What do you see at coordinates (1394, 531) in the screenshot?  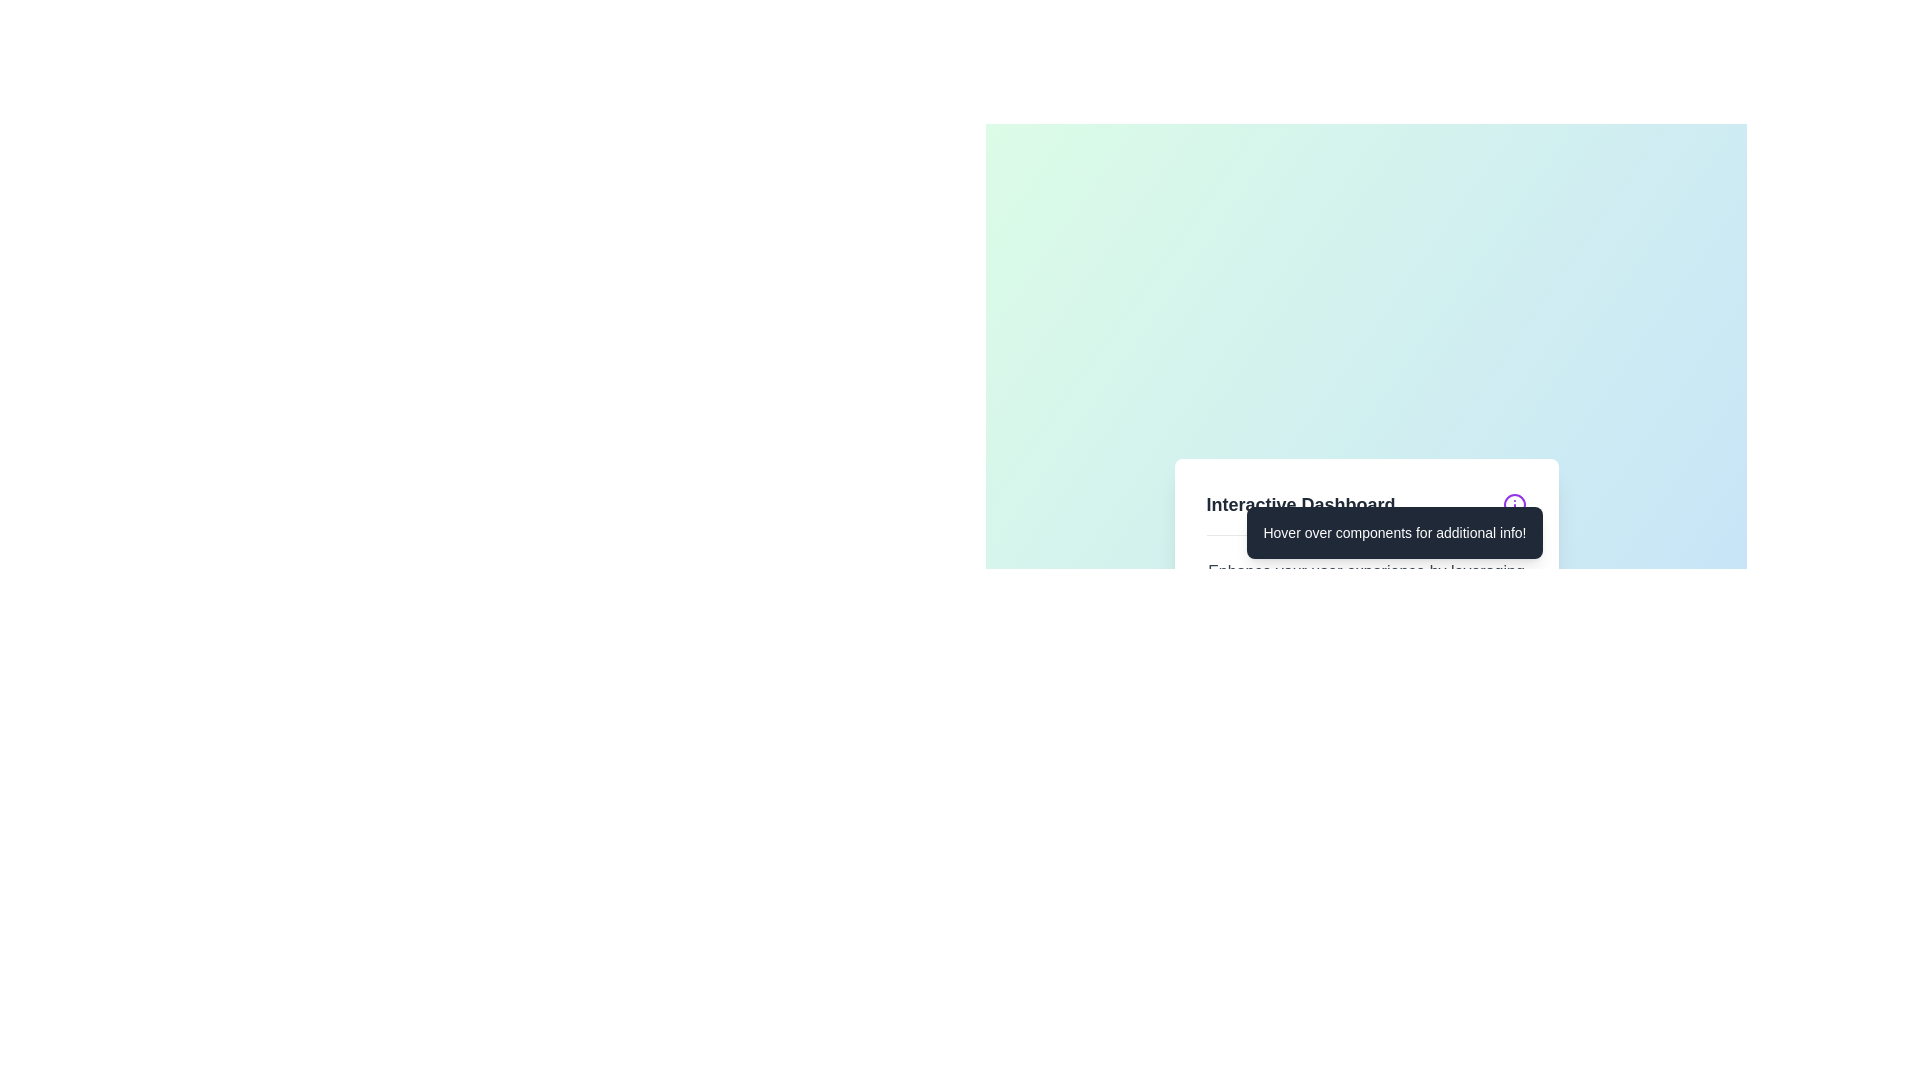 I see `tooltip description located in the top-right section of the interface, just below the title 'Interactive Dashboard' and above the 'Hide Info Panel' button` at bounding box center [1394, 531].